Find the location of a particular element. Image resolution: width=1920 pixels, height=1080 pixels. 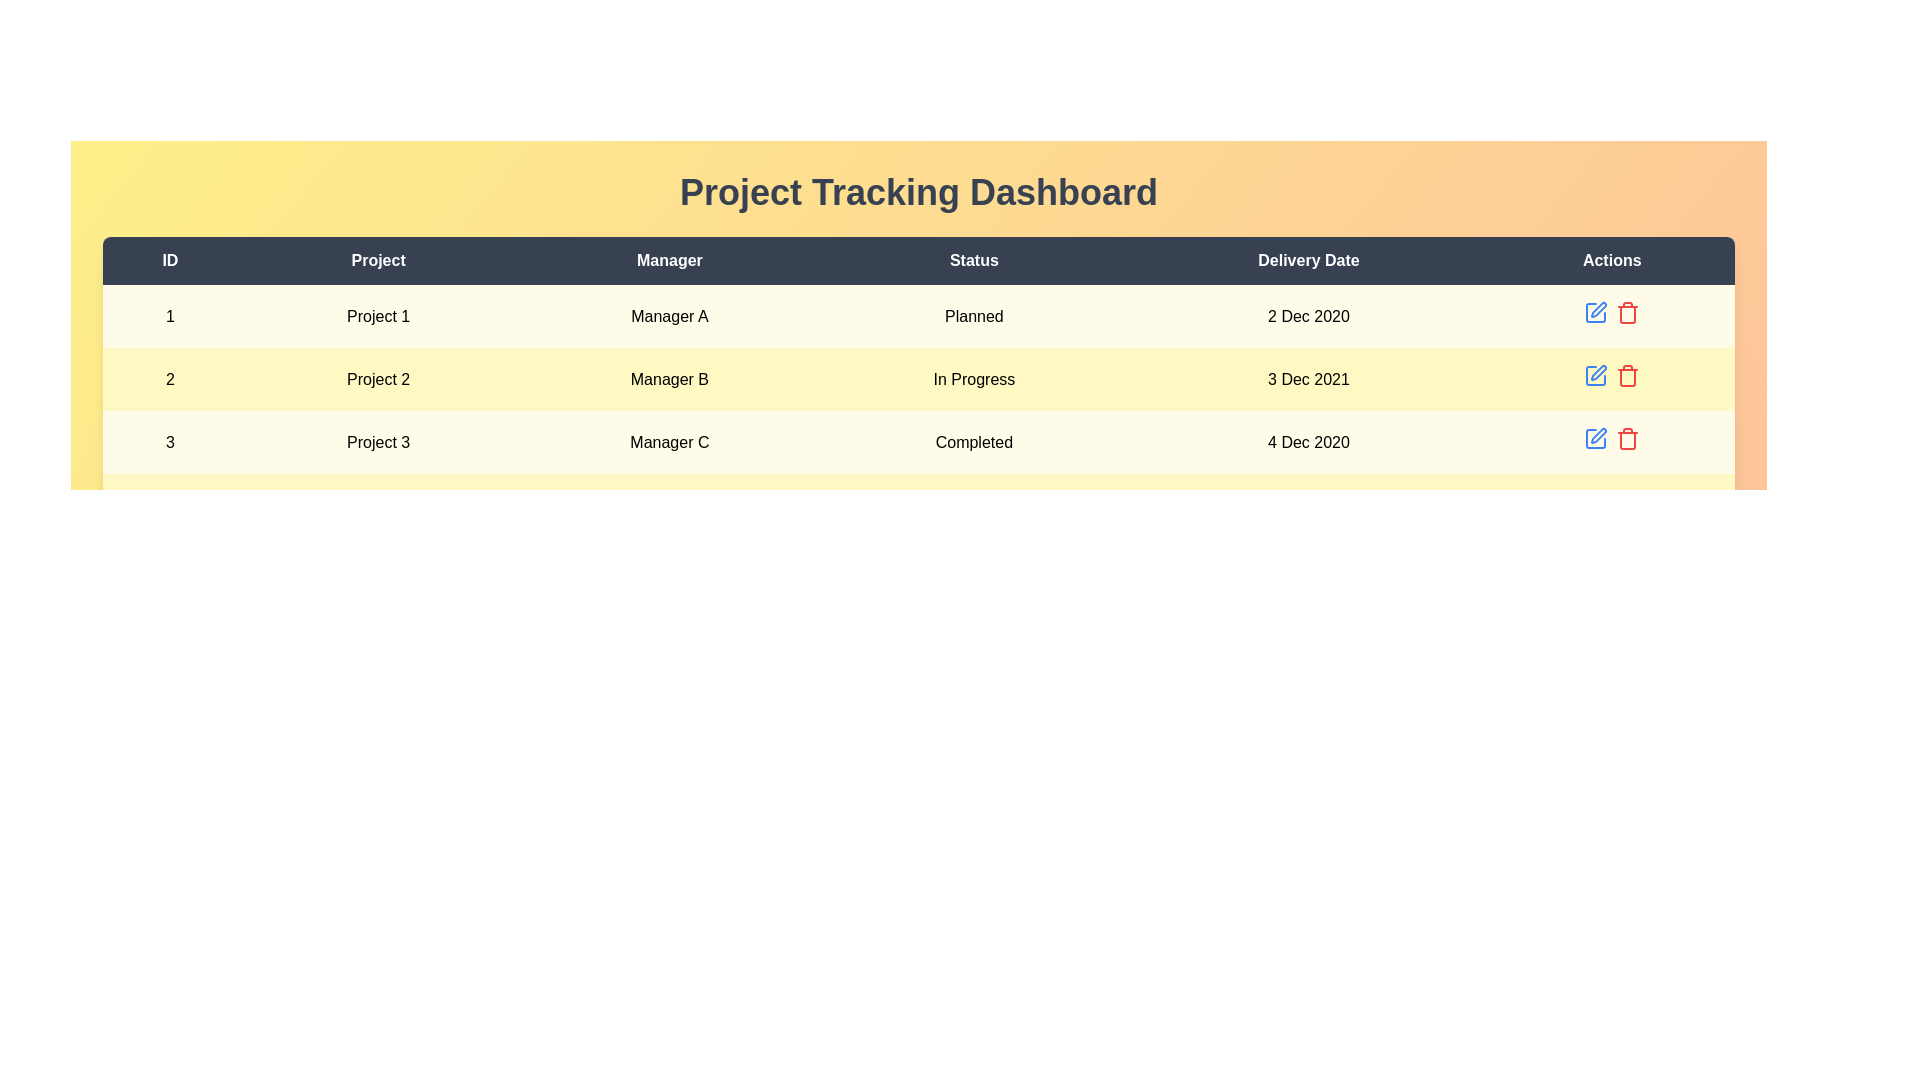

the 'Edit' button for the project with ID 2 is located at coordinates (1595, 375).